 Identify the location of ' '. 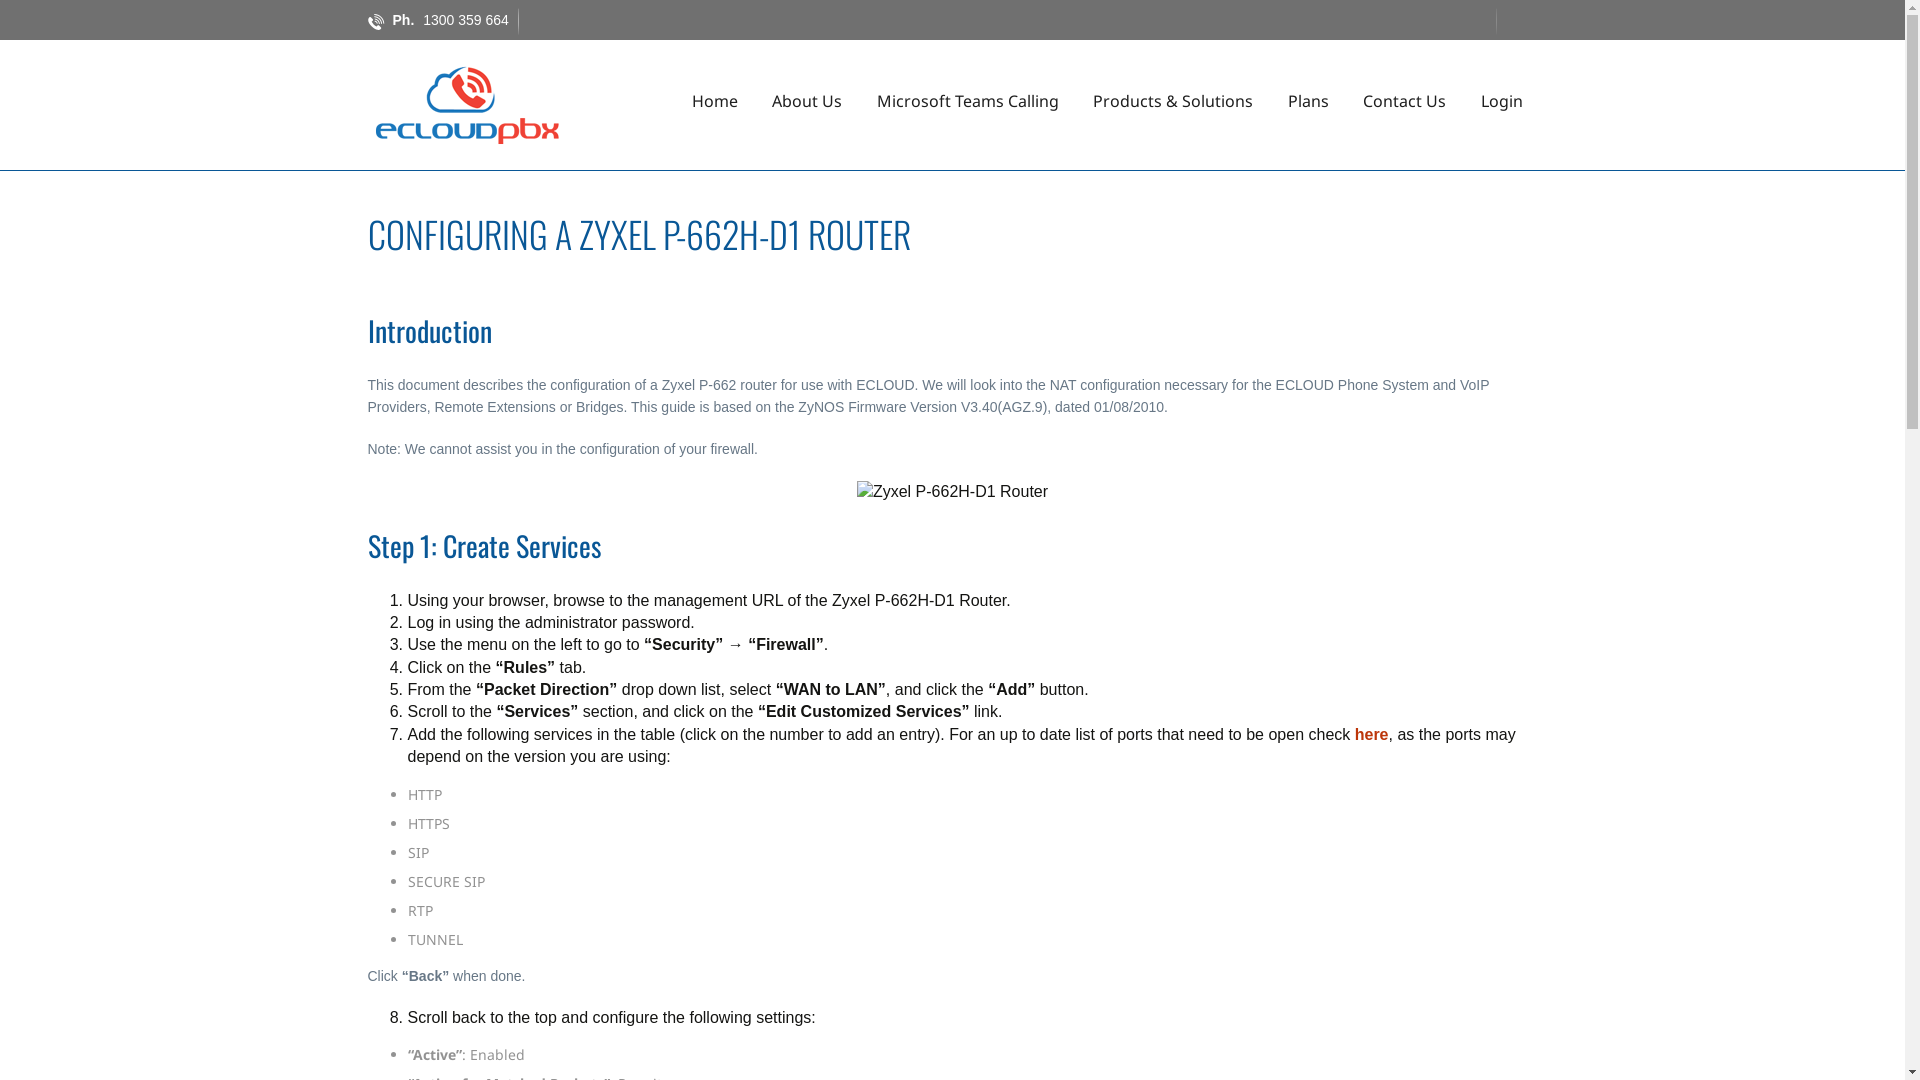
(555, 974).